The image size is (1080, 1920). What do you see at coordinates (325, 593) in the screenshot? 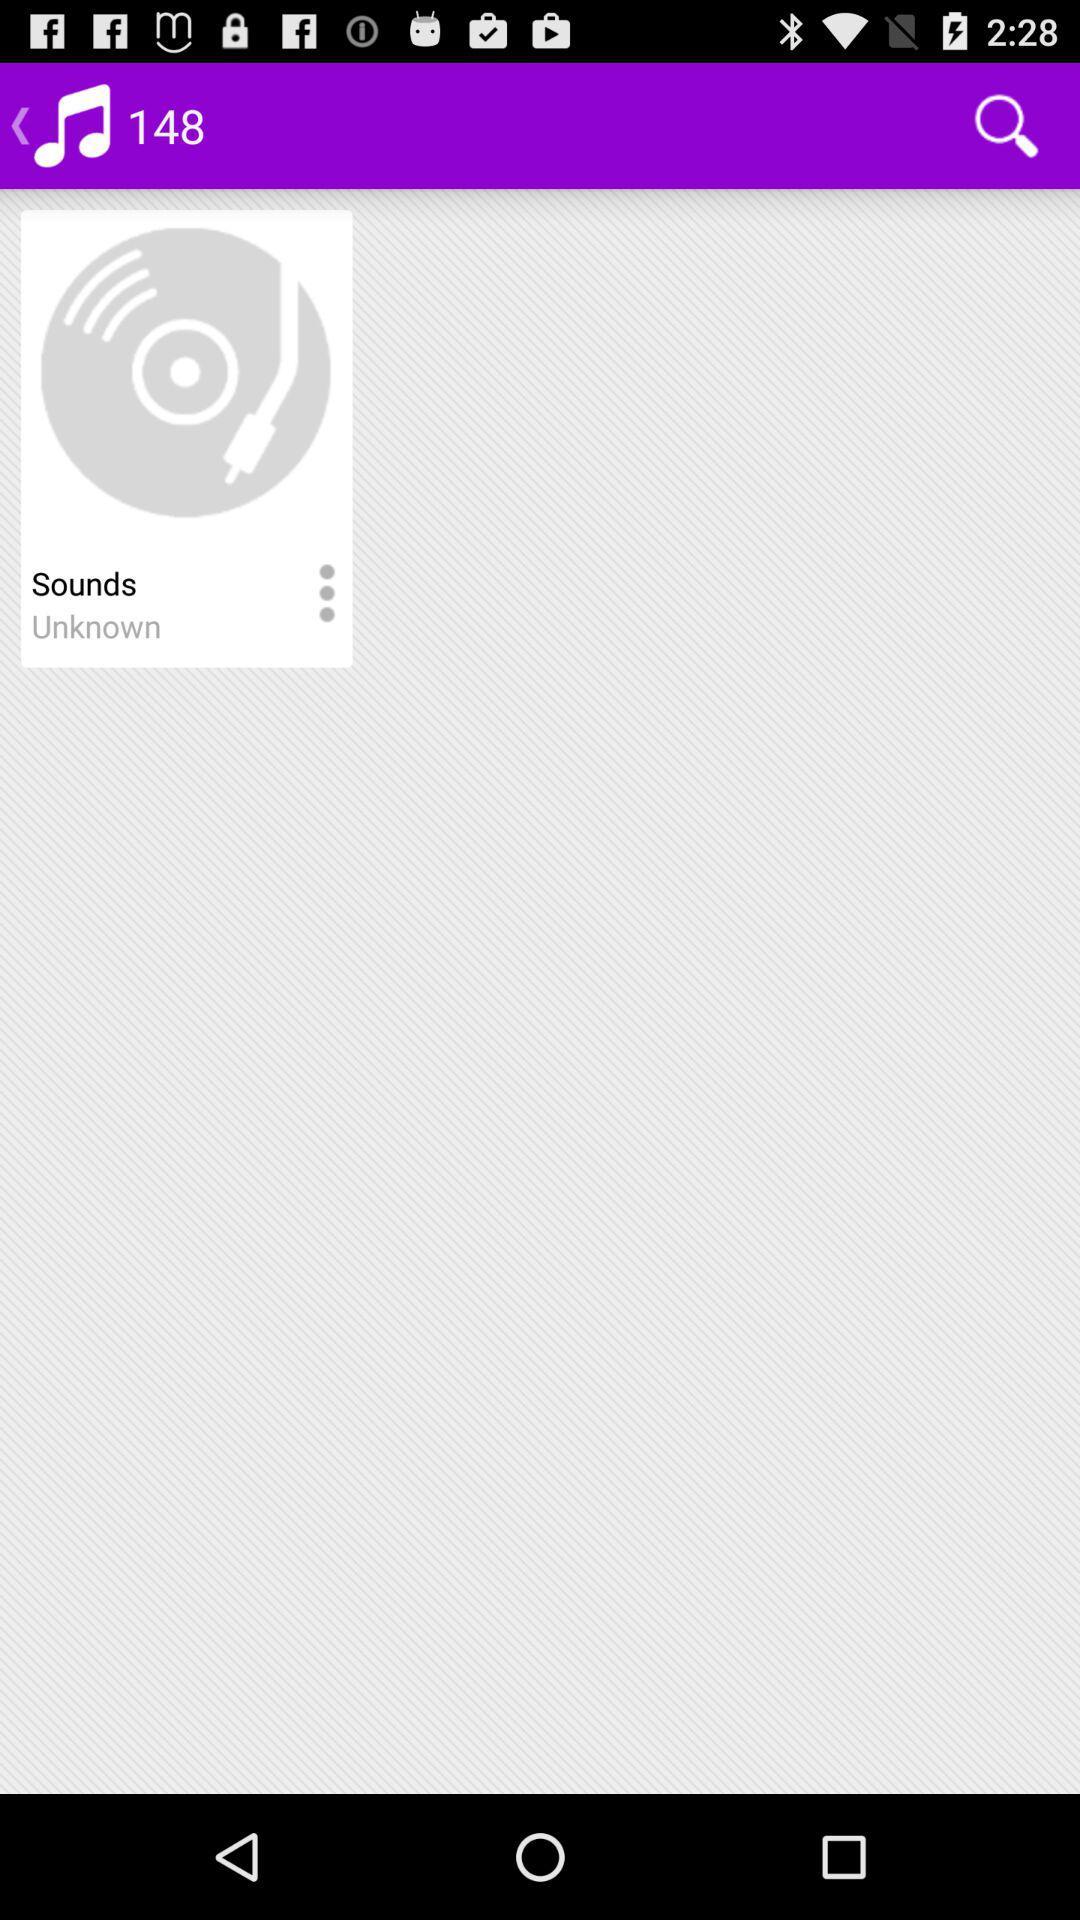
I see `more option` at bounding box center [325, 593].